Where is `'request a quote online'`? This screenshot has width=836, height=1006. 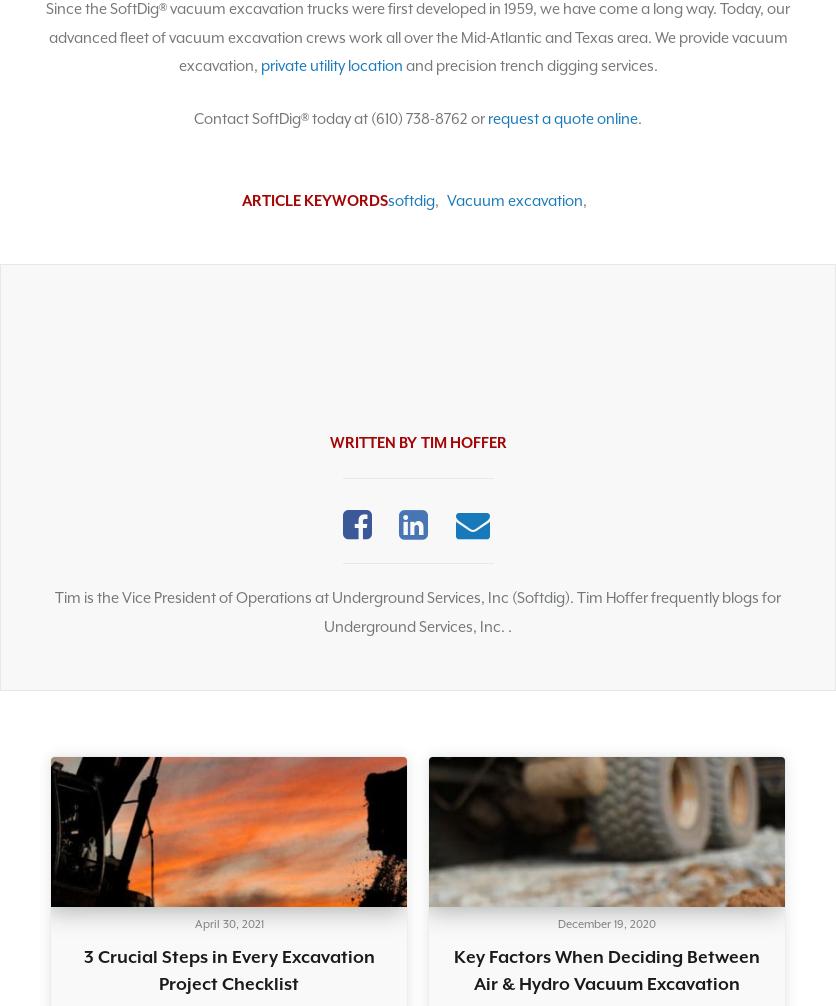
'request a quote online' is located at coordinates (561, 118).